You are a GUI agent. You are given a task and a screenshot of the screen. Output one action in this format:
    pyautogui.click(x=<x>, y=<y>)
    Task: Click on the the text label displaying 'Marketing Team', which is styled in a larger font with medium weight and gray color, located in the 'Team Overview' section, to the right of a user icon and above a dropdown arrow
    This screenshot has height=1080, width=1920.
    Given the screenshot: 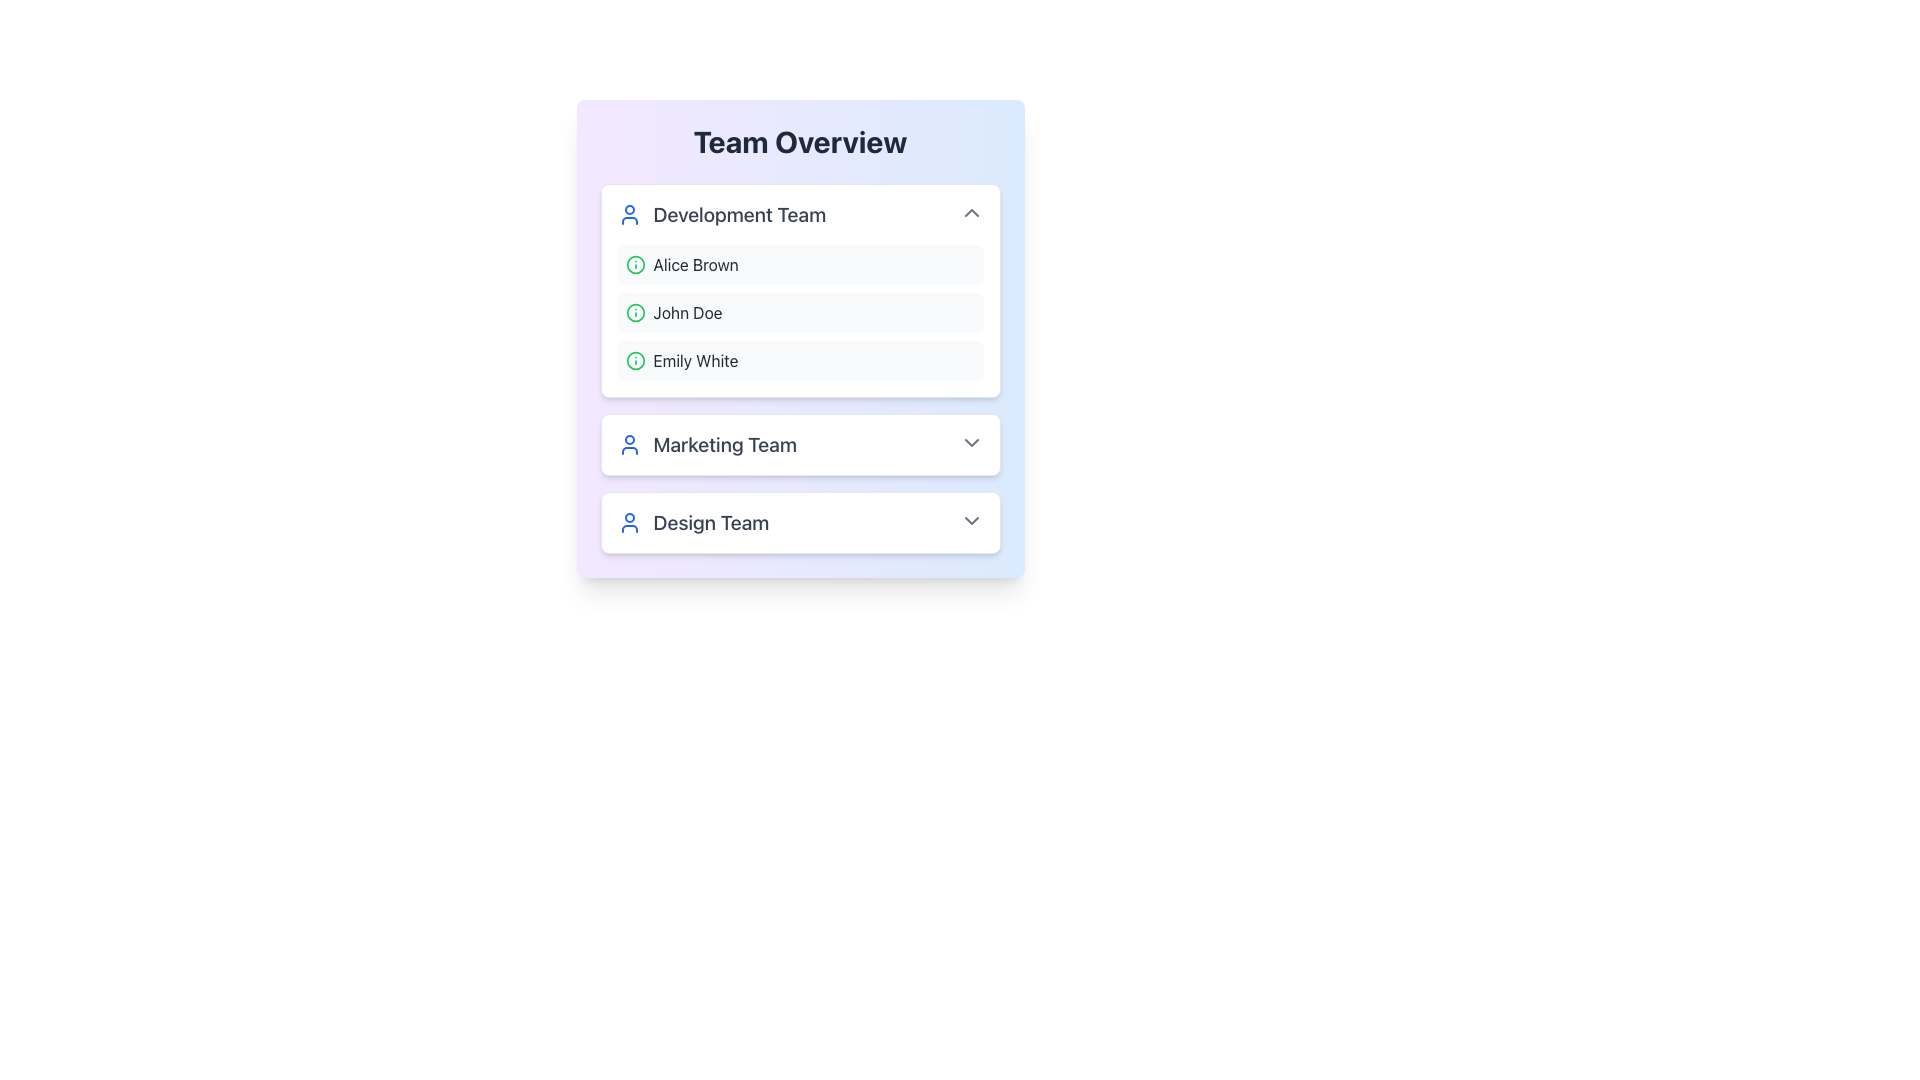 What is the action you would take?
    pyautogui.click(x=724, y=443)
    